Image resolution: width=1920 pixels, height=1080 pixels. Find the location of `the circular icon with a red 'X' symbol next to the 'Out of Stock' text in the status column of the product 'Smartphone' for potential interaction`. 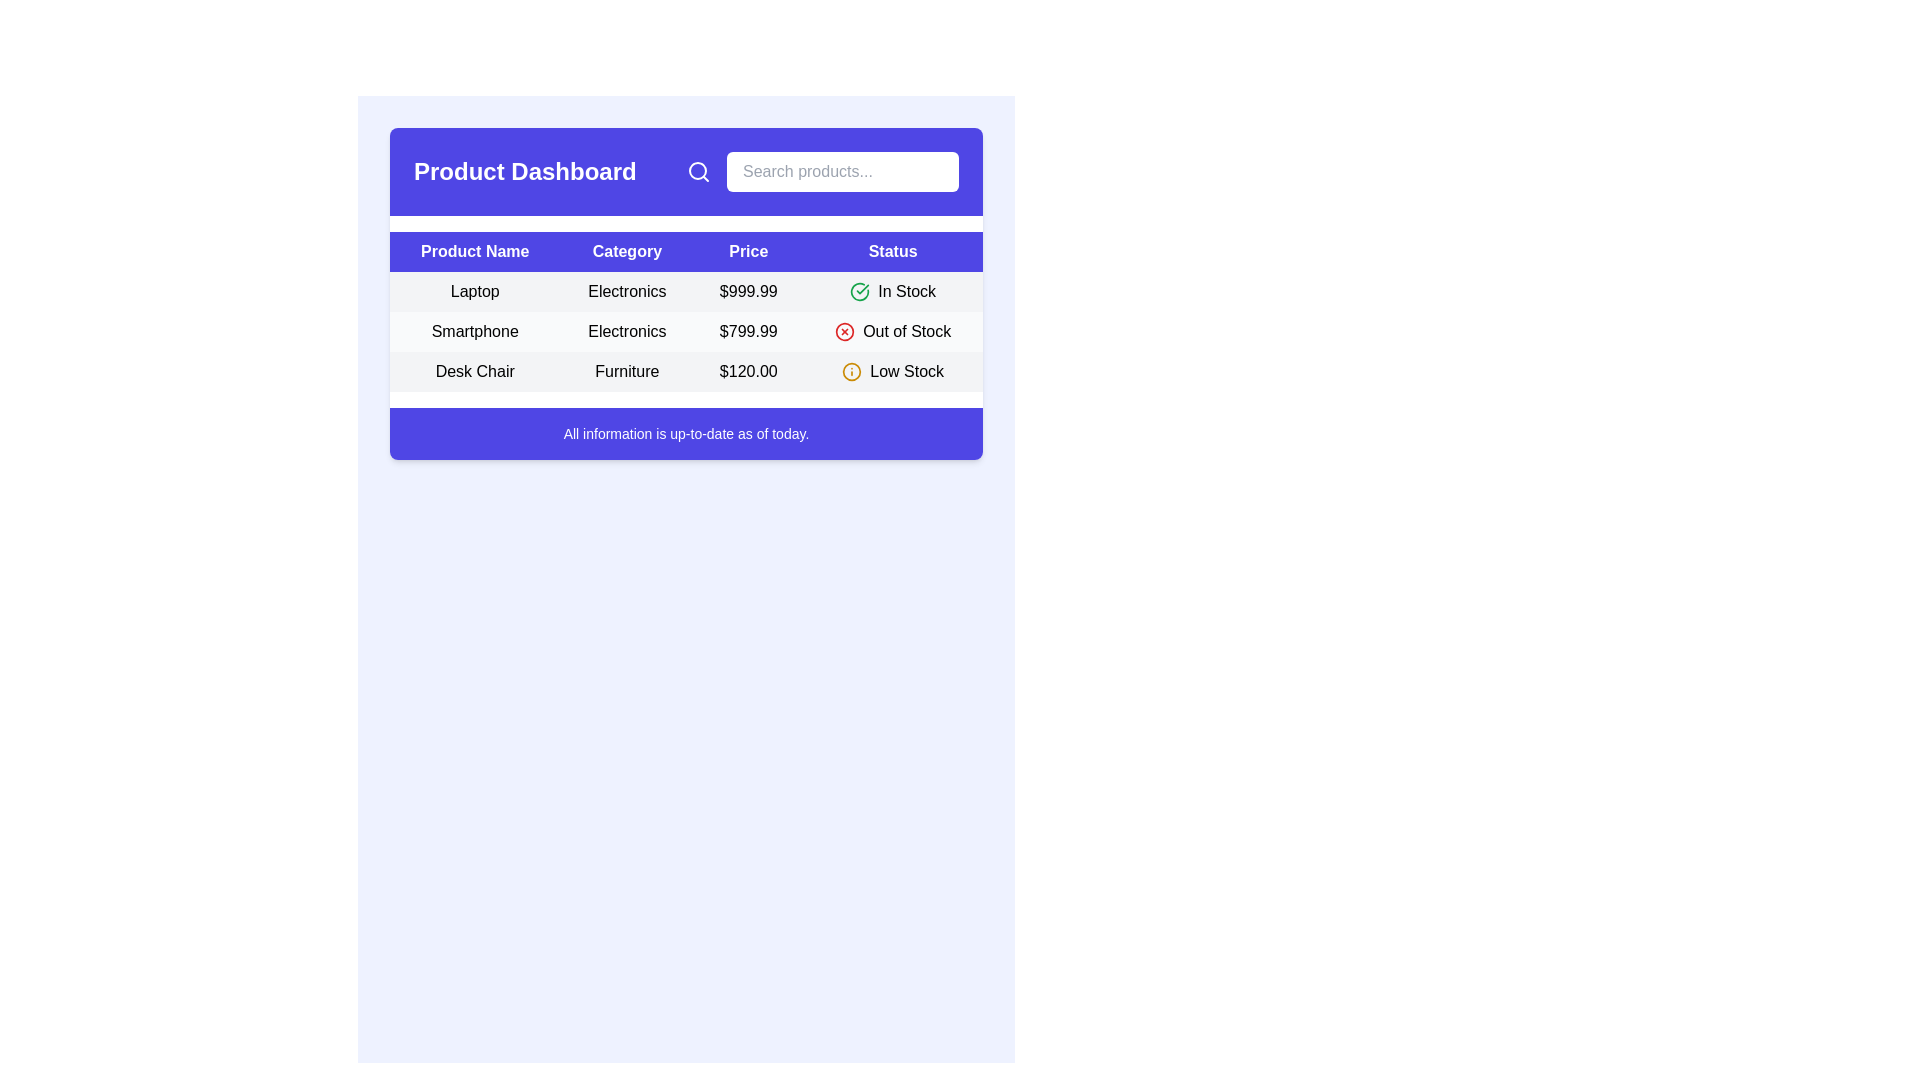

the circular icon with a red 'X' symbol next to the 'Out of Stock' text in the status column of the product 'Smartphone' for potential interaction is located at coordinates (891, 330).